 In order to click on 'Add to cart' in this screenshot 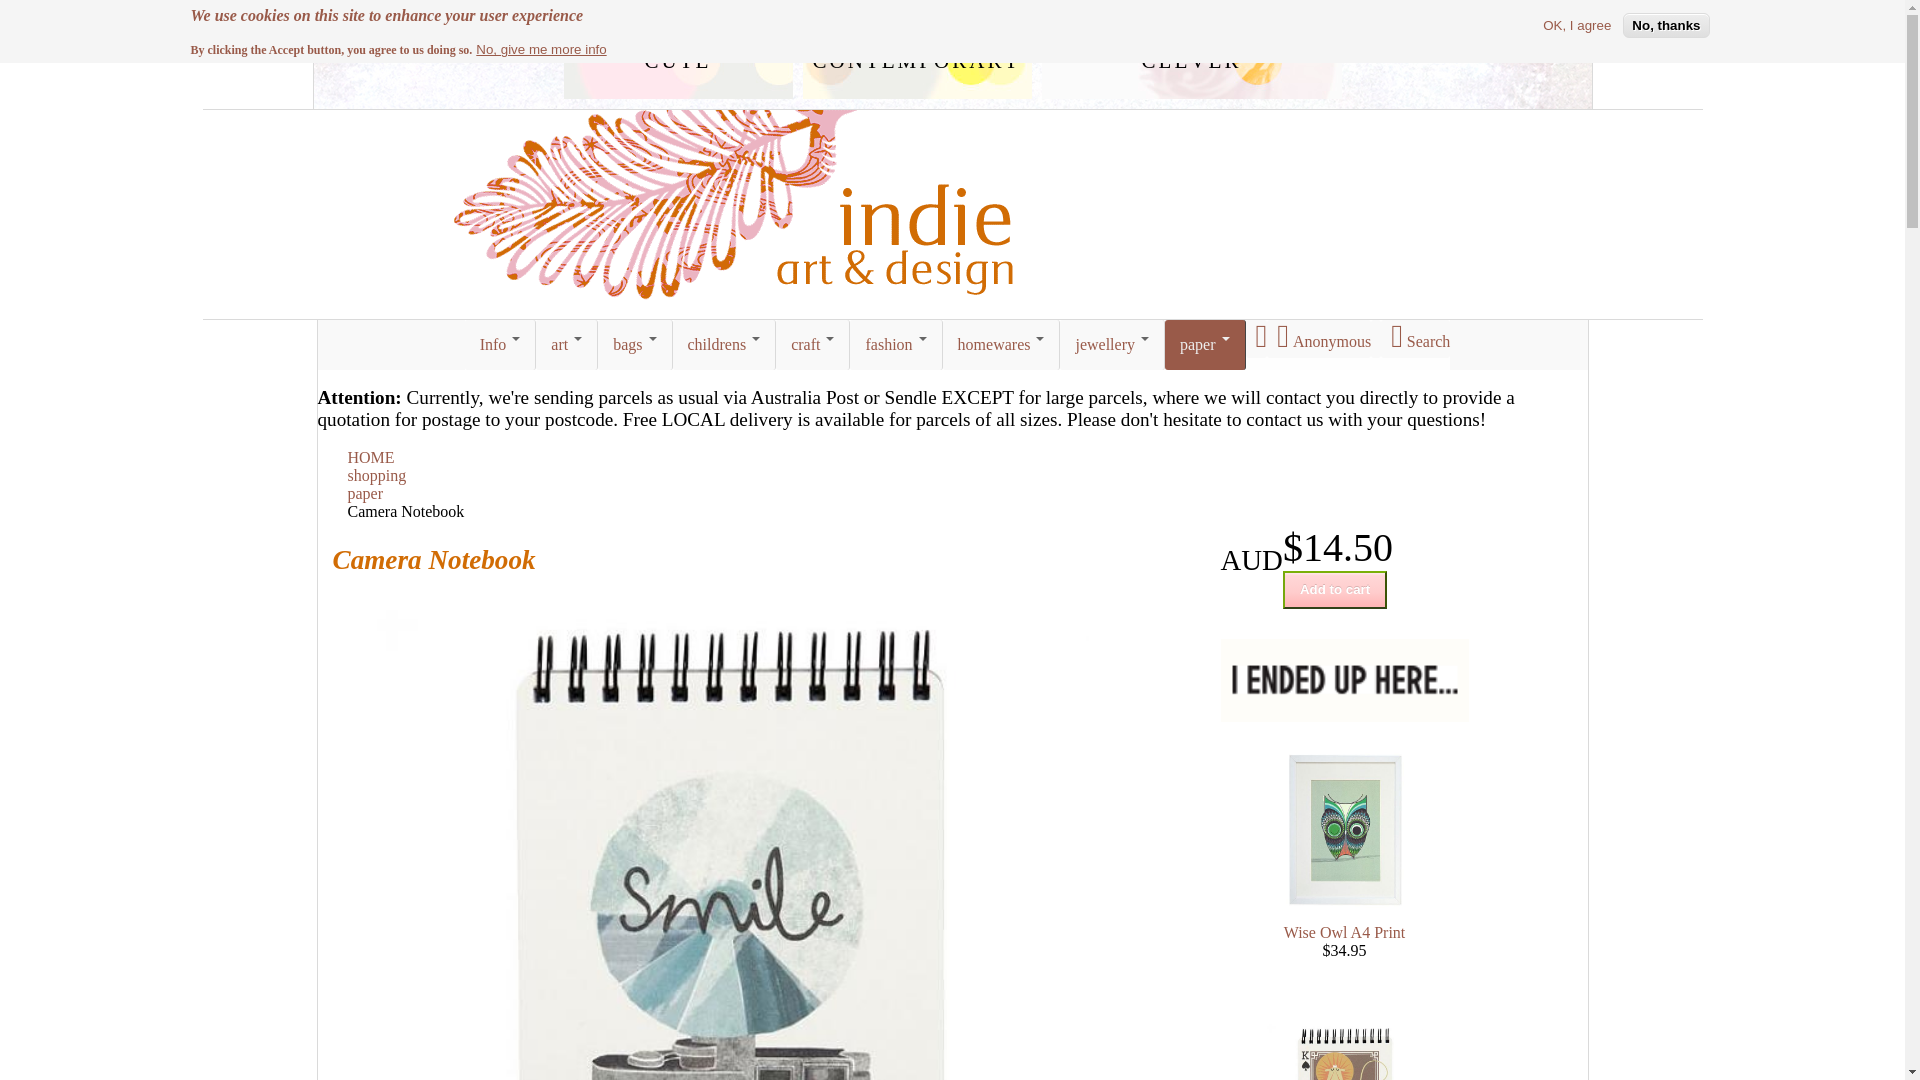, I will do `click(1334, 589)`.